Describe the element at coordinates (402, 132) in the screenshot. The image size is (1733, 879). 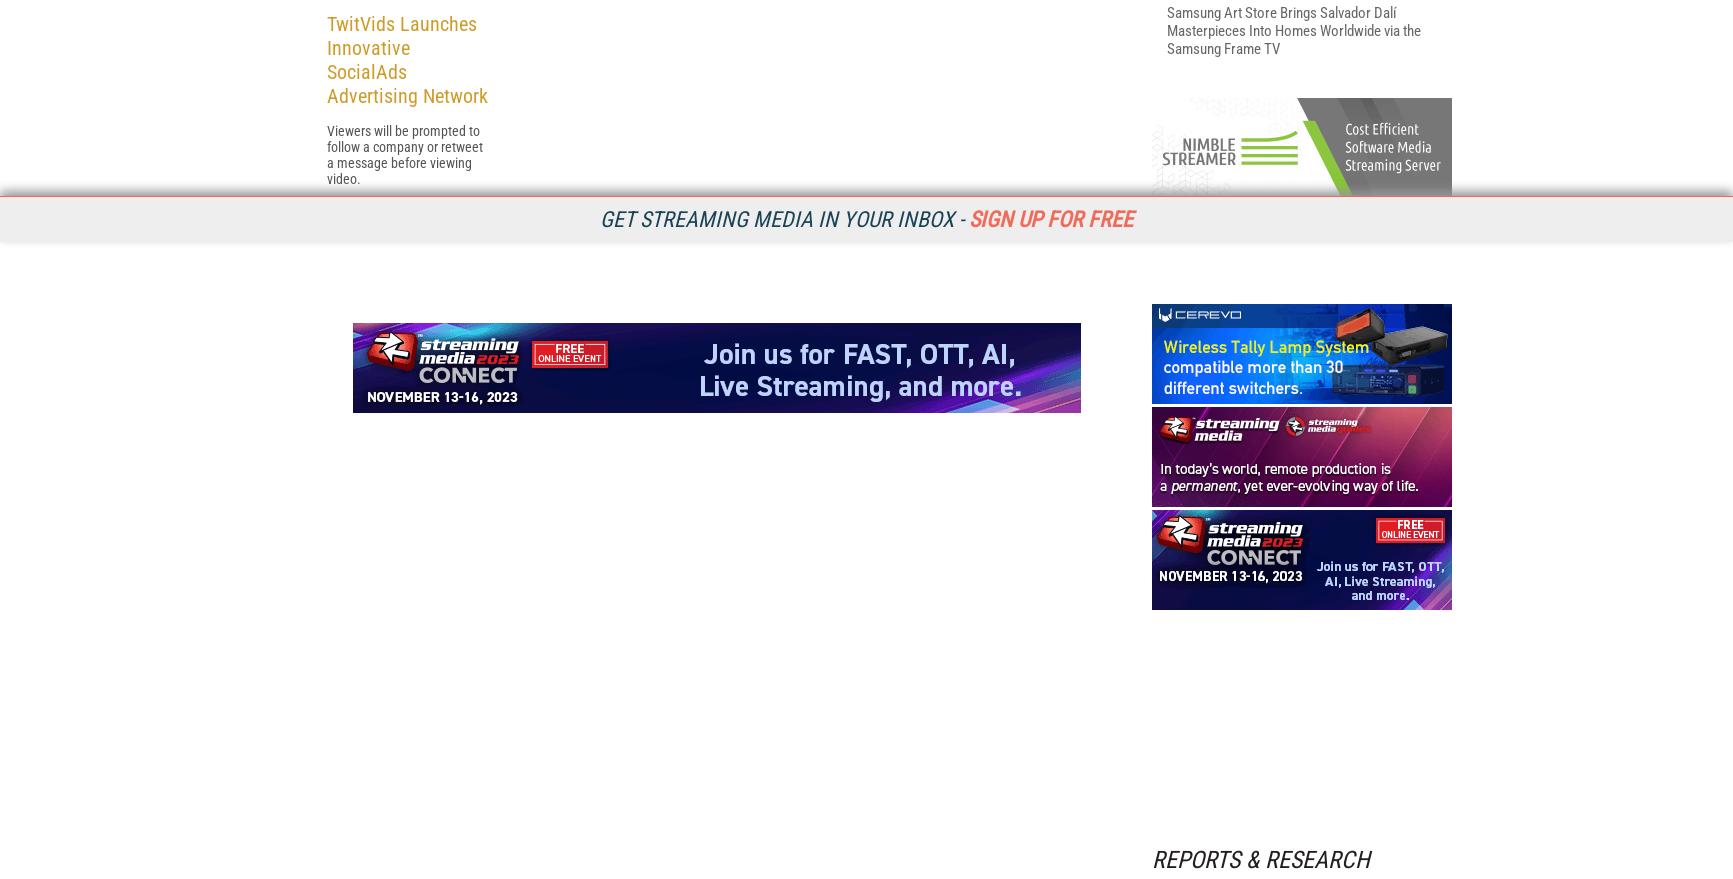
I see `'Related Articles'` at that location.